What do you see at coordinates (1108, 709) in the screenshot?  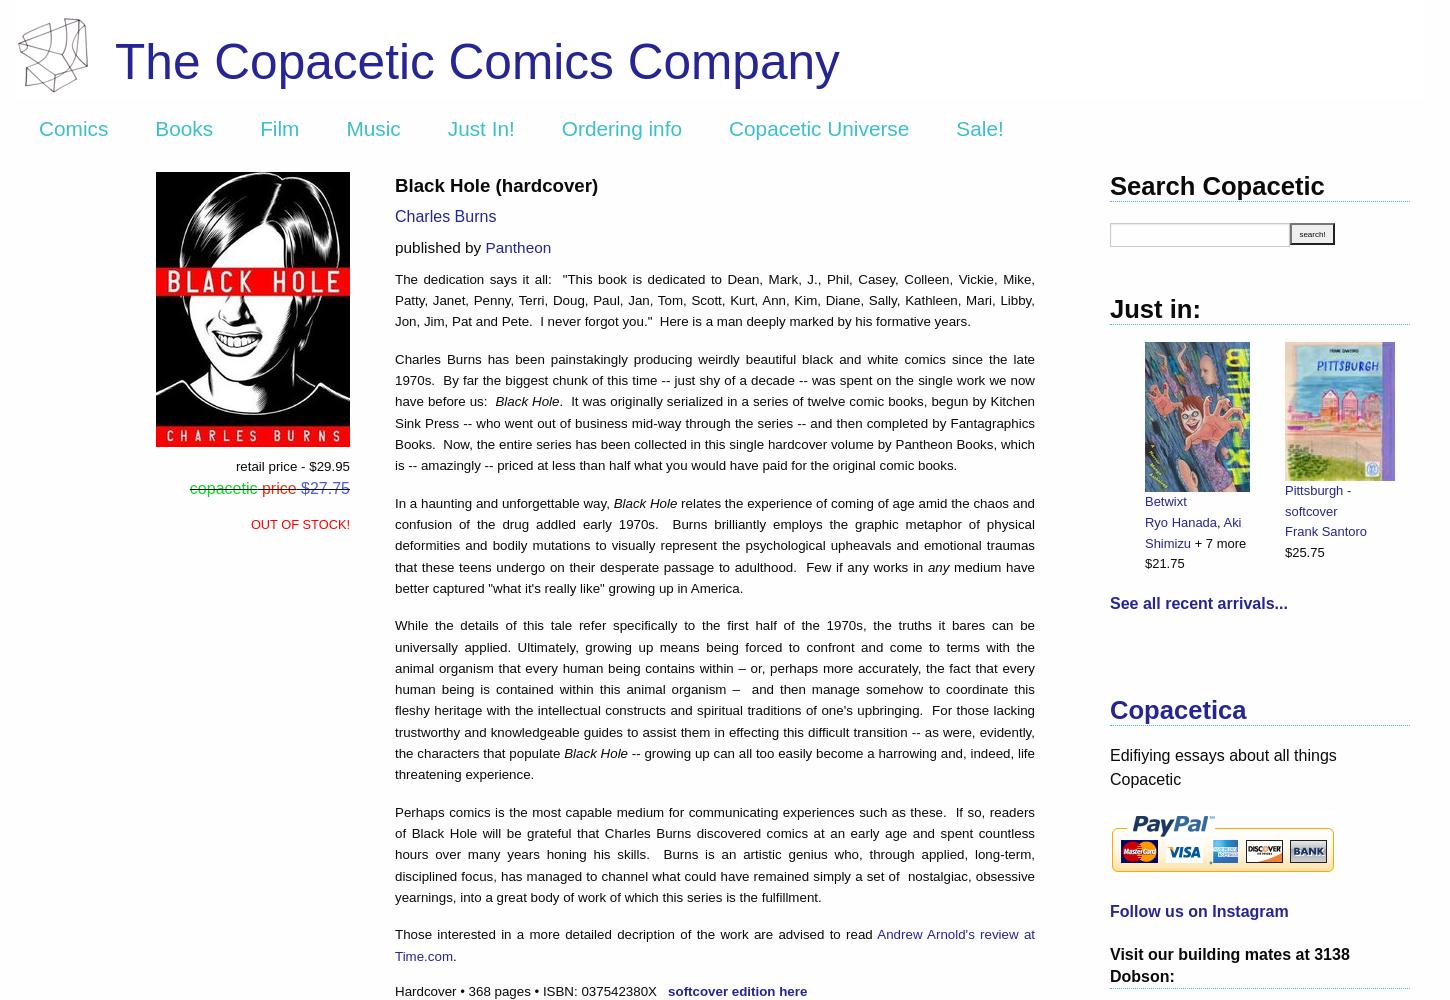 I see `'Copacetica'` at bounding box center [1108, 709].